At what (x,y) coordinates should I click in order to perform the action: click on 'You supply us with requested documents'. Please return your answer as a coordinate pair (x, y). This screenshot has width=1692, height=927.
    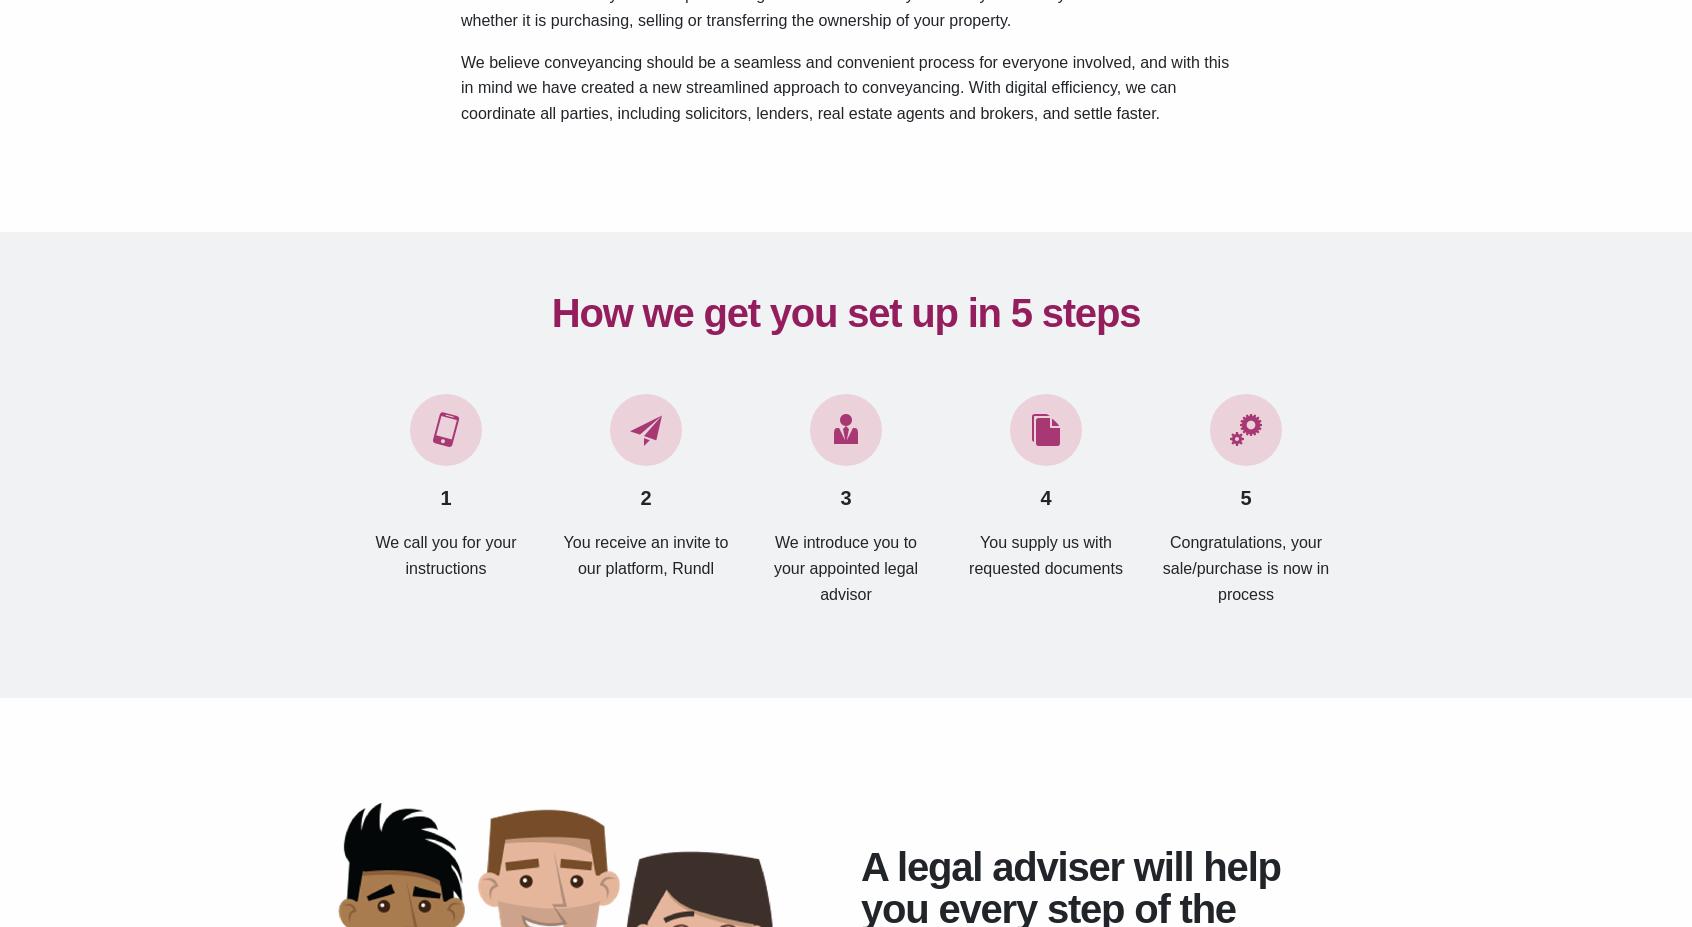
    Looking at the image, I should click on (1044, 554).